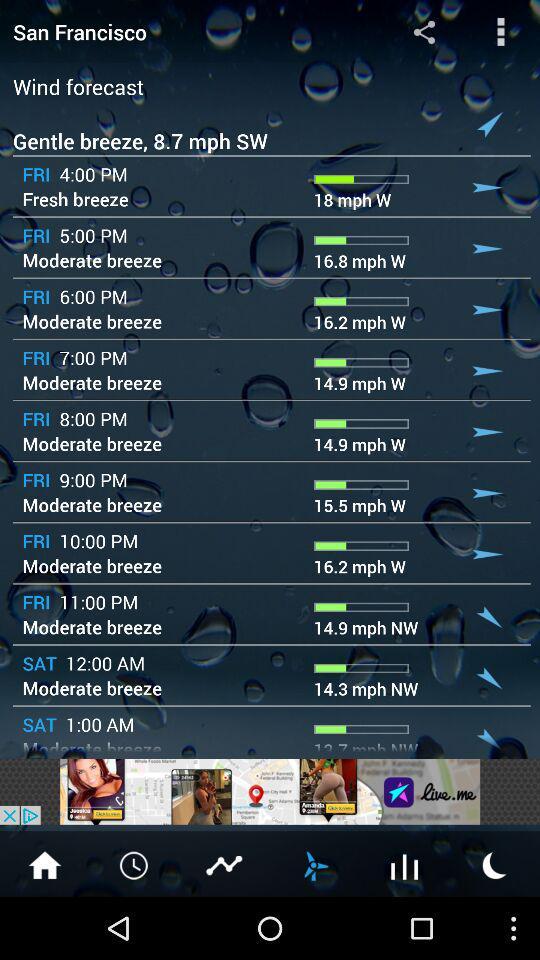 The height and width of the screenshot is (960, 540). Describe the element at coordinates (494, 925) in the screenshot. I see `the weather icon` at that location.